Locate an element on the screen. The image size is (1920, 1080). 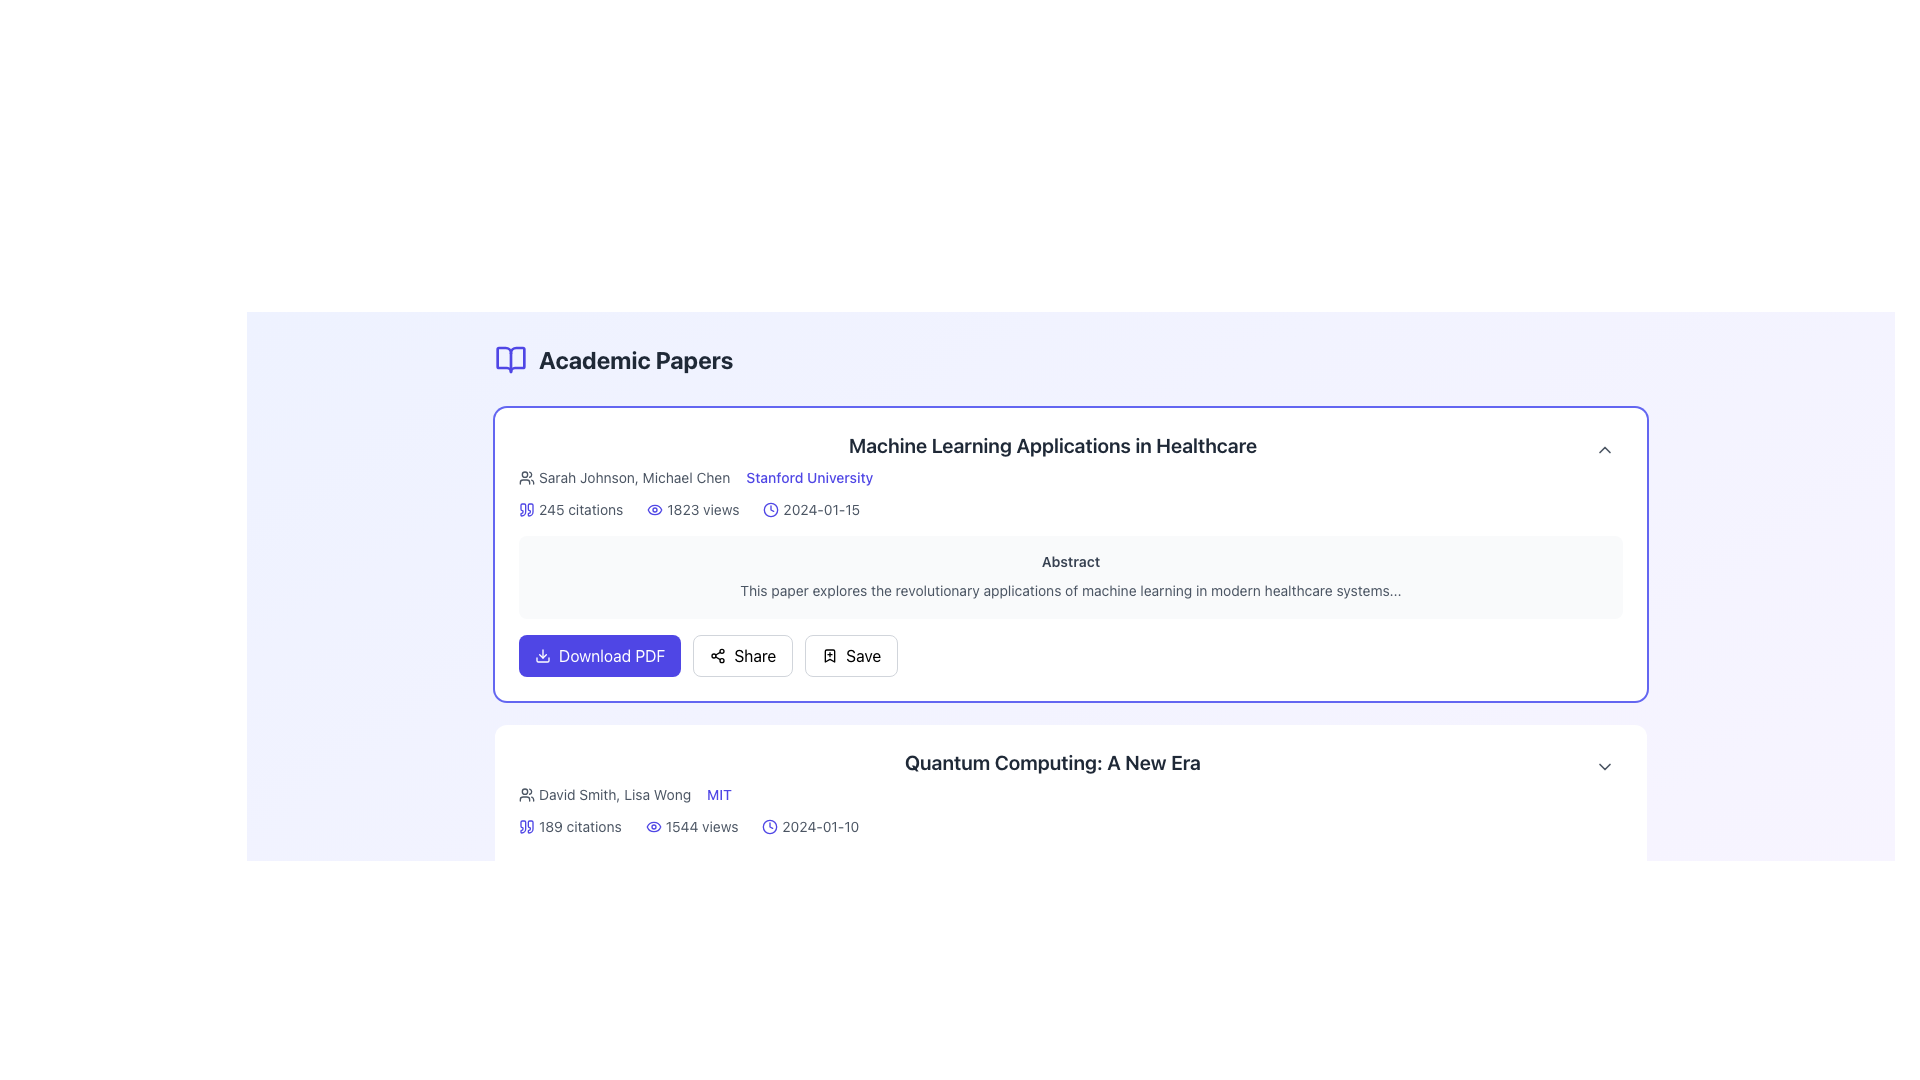
the small circular clock icon with a thin outline and two hands, located to the left of the date '2024-01-15' in the header of the first paper card is located at coordinates (770, 508).